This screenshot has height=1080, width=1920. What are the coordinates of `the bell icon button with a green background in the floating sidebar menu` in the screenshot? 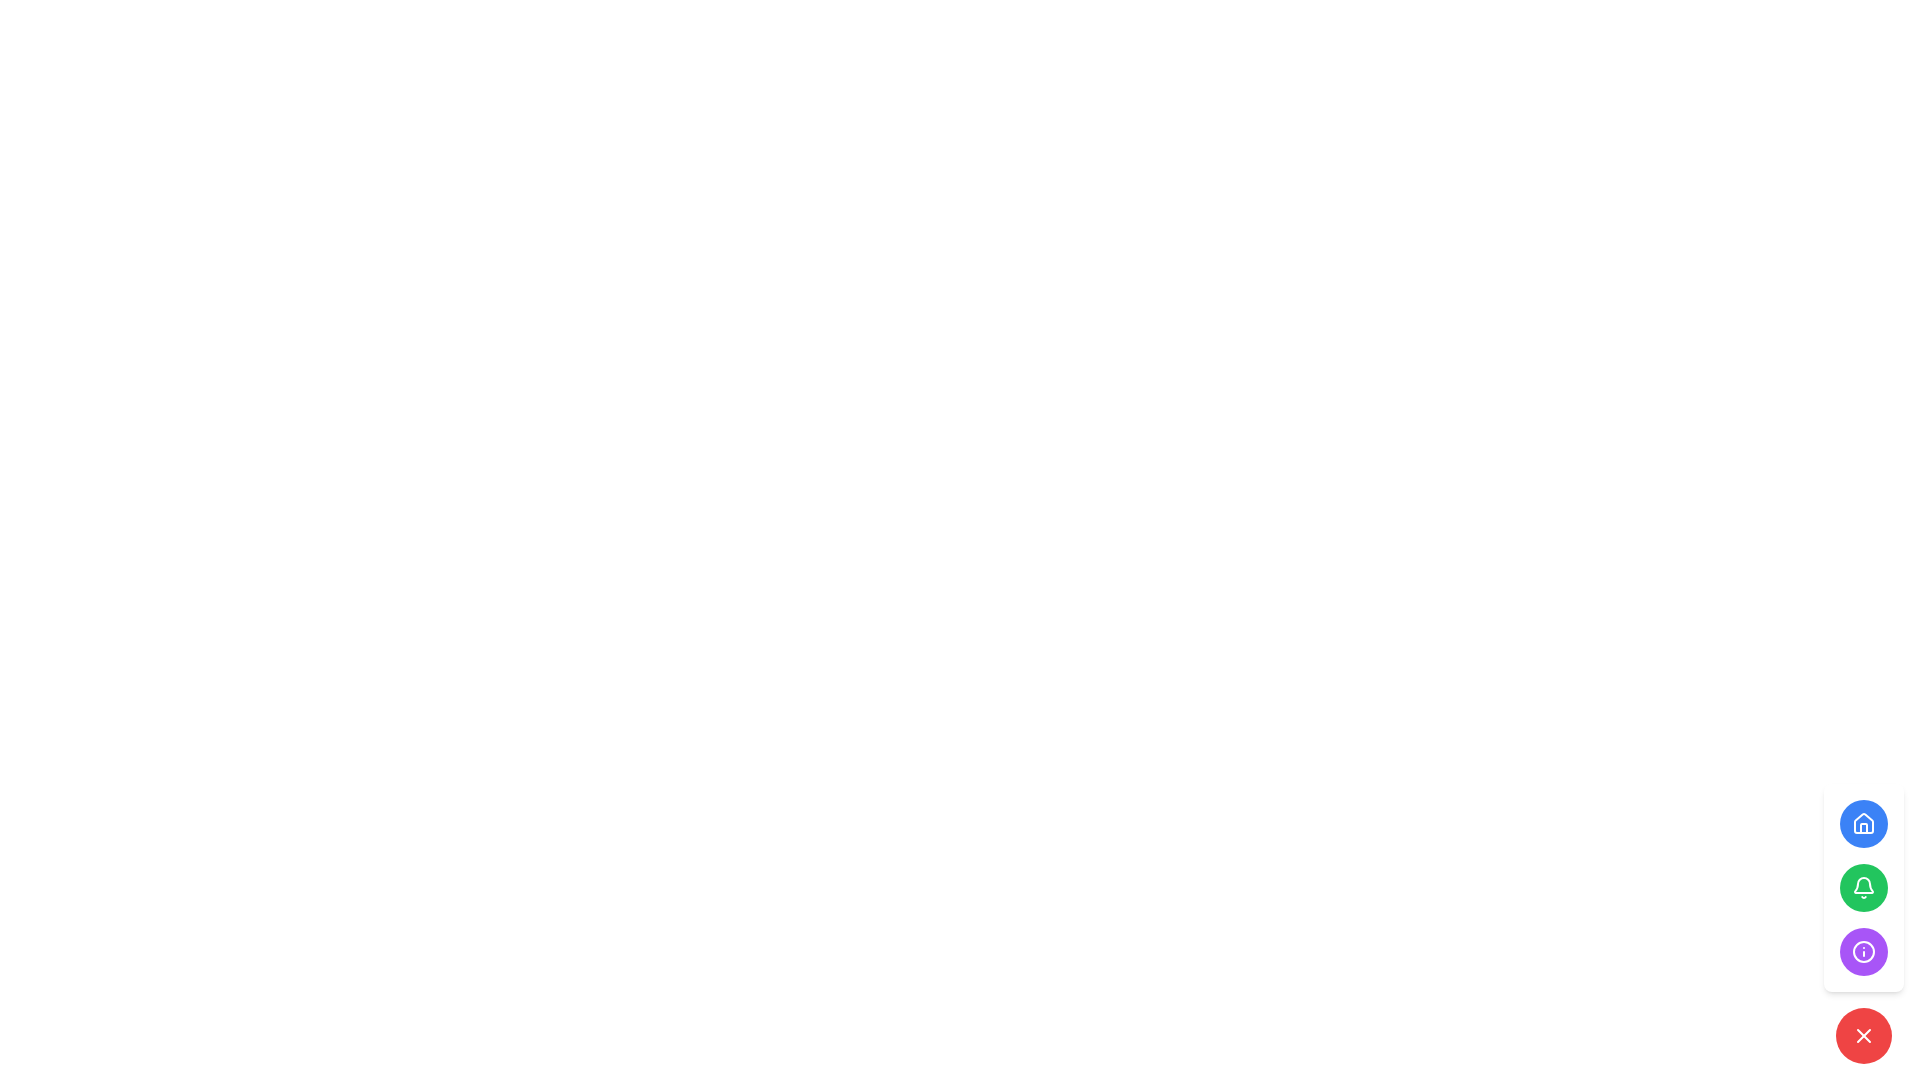 It's located at (1862, 886).